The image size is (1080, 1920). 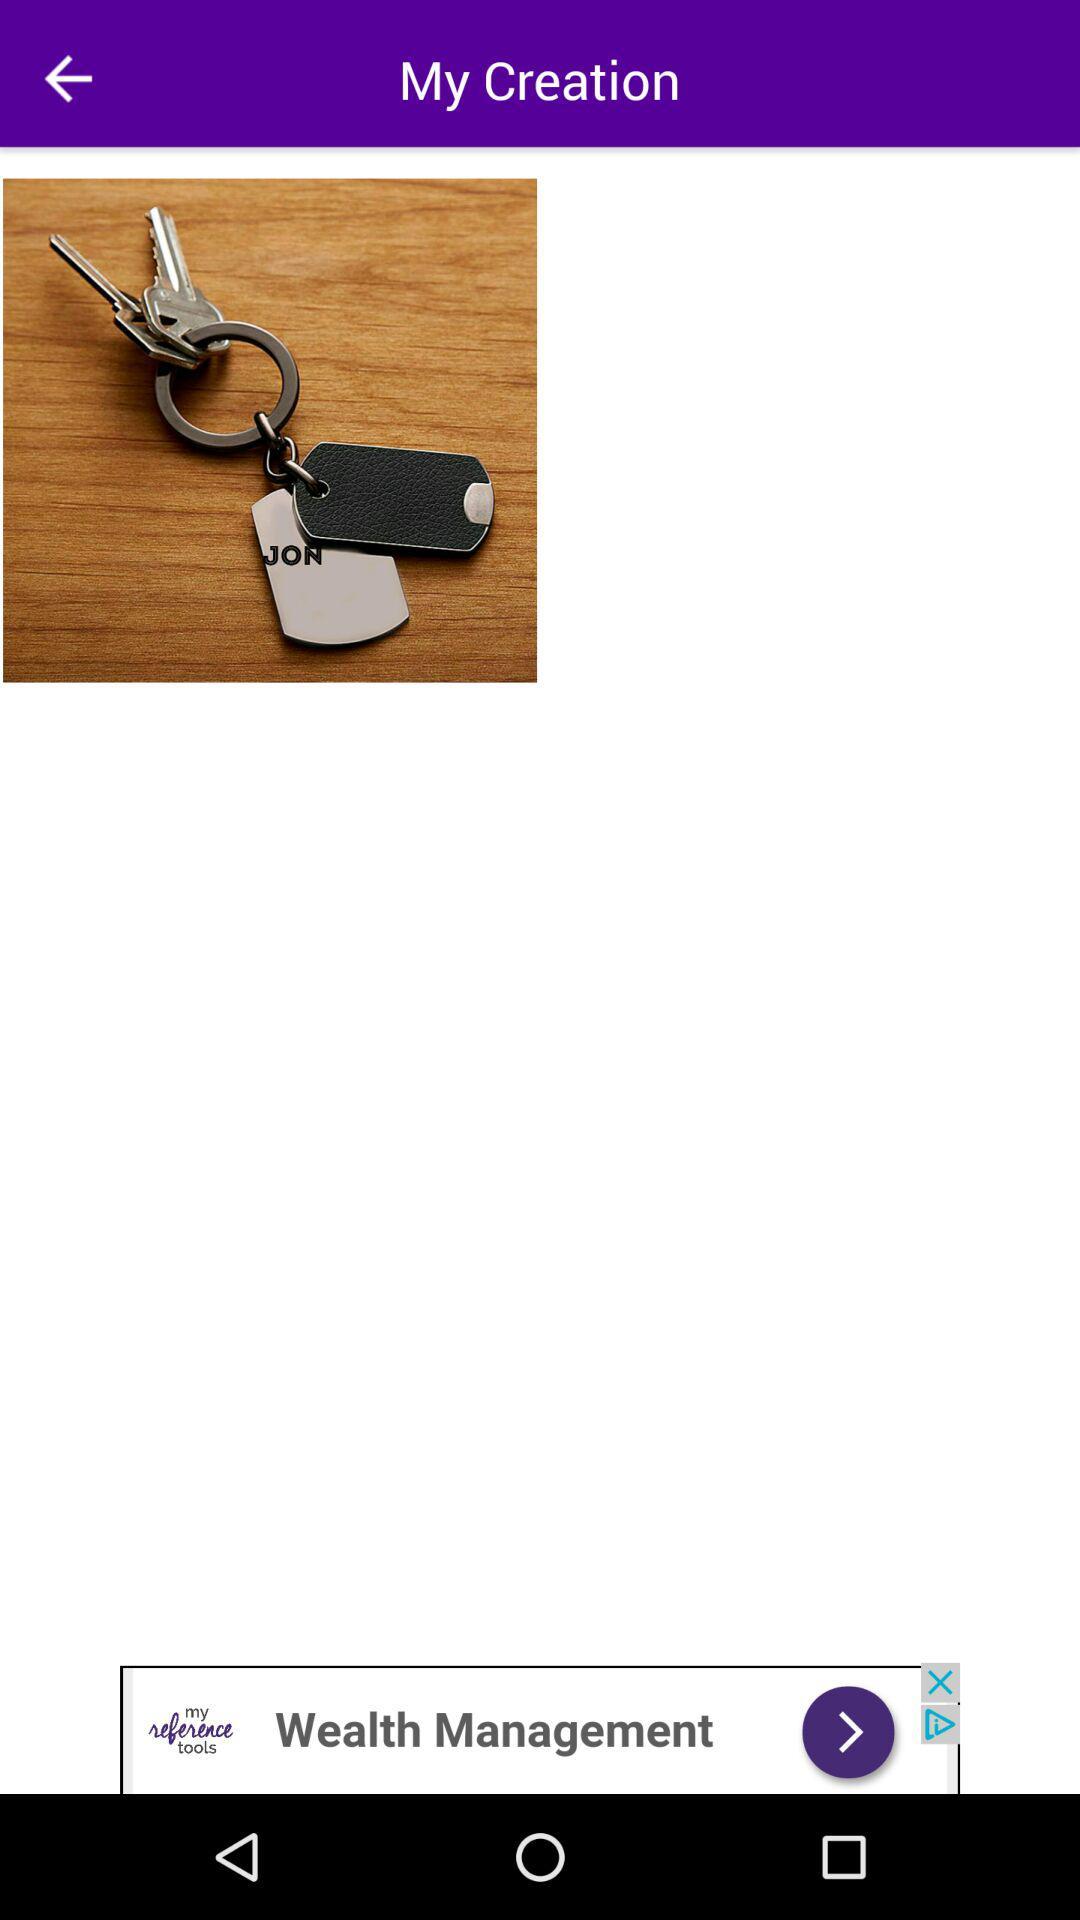 I want to click on pervious, so click(x=67, y=78).